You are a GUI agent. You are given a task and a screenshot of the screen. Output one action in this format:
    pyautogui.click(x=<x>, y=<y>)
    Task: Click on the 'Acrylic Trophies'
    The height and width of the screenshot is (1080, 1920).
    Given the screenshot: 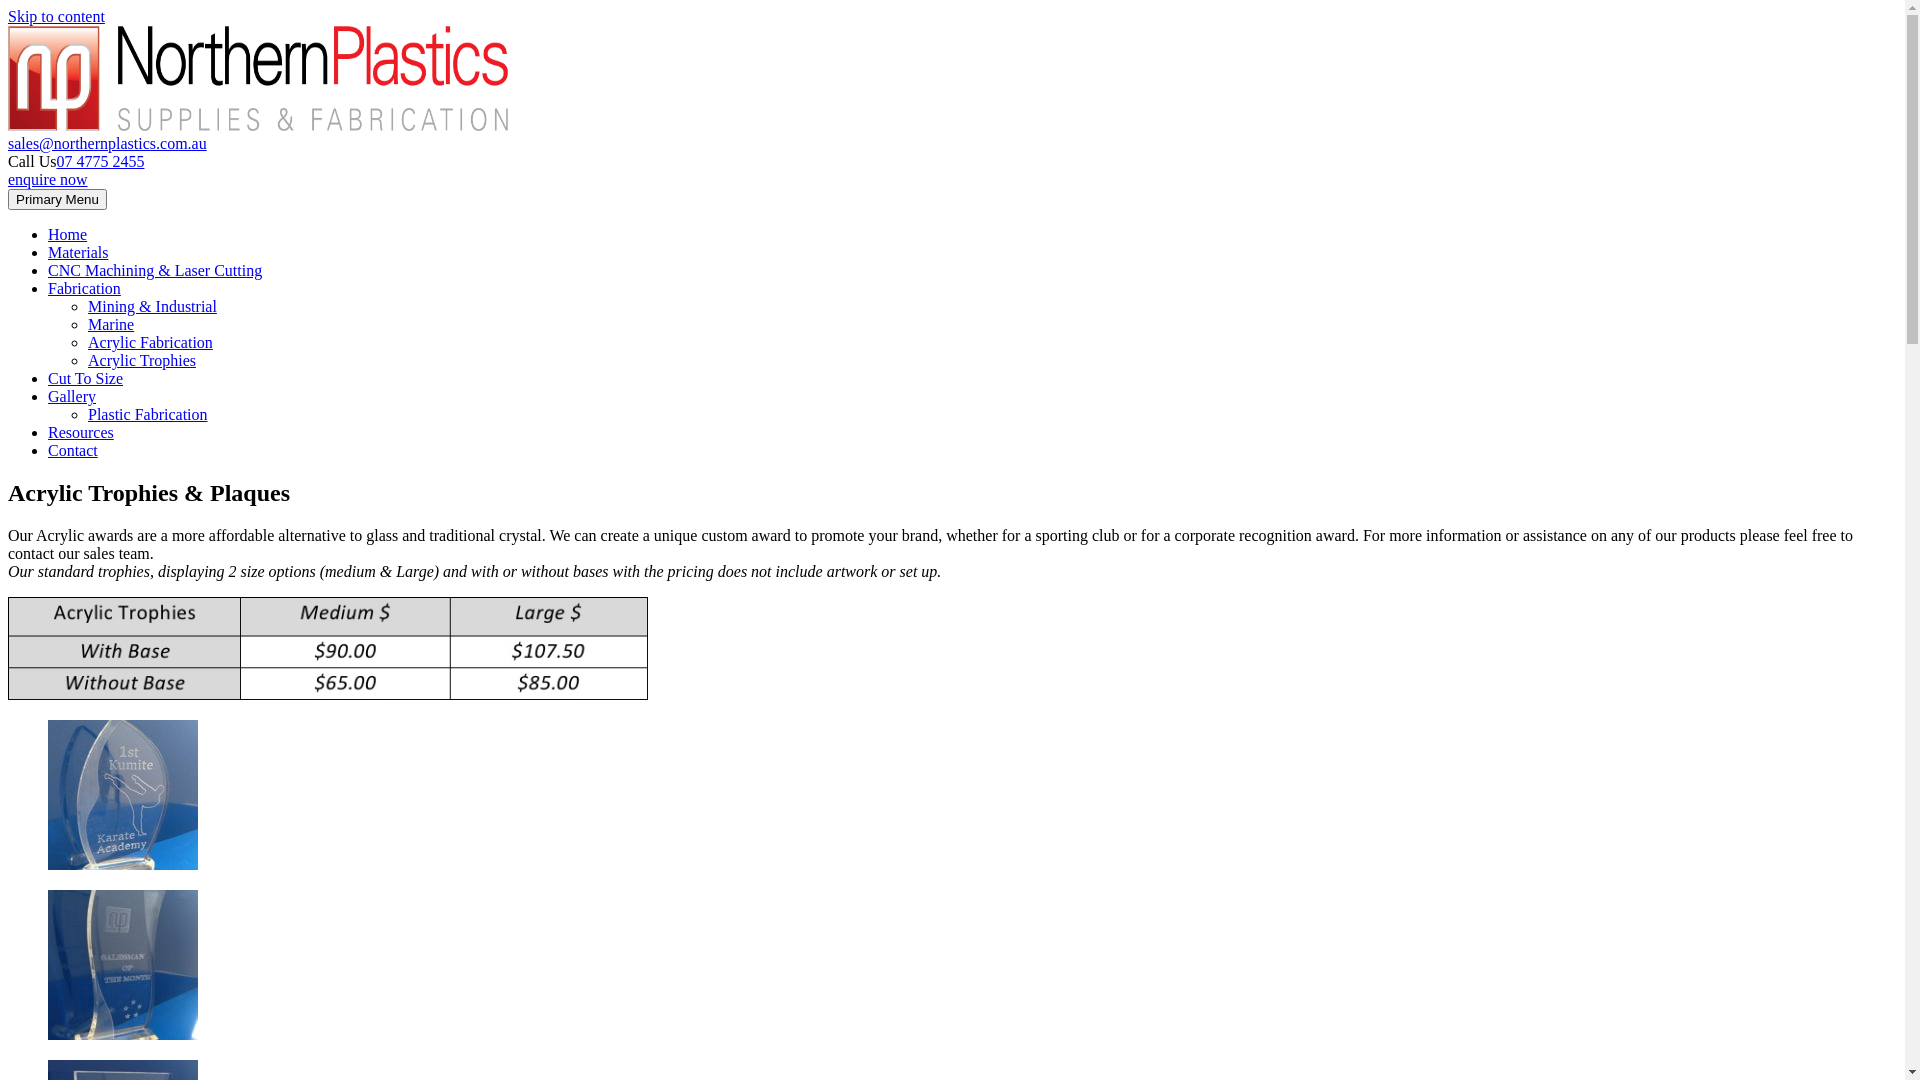 What is the action you would take?
    pyautogui.click(x=141, y=360)
    